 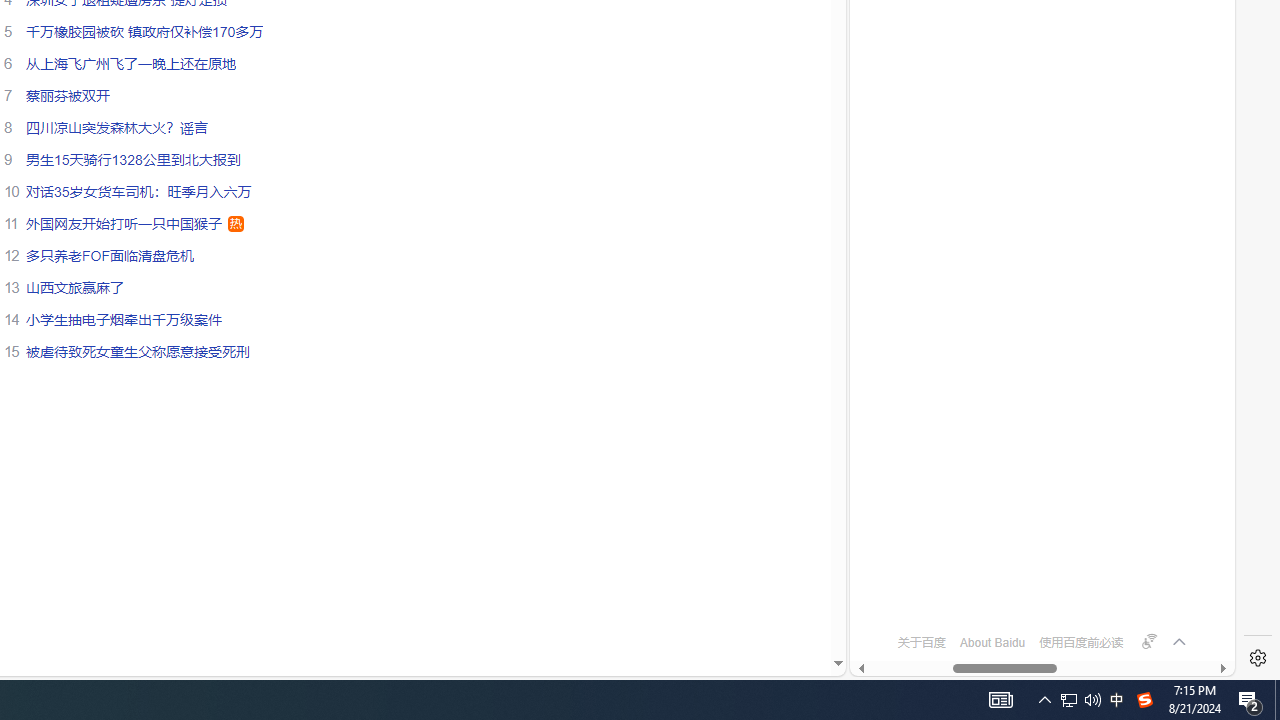 What do you see at coordinates (992, 642) in the screenshot?
I see `'About Baidu'` at bounding box center [992, 642].